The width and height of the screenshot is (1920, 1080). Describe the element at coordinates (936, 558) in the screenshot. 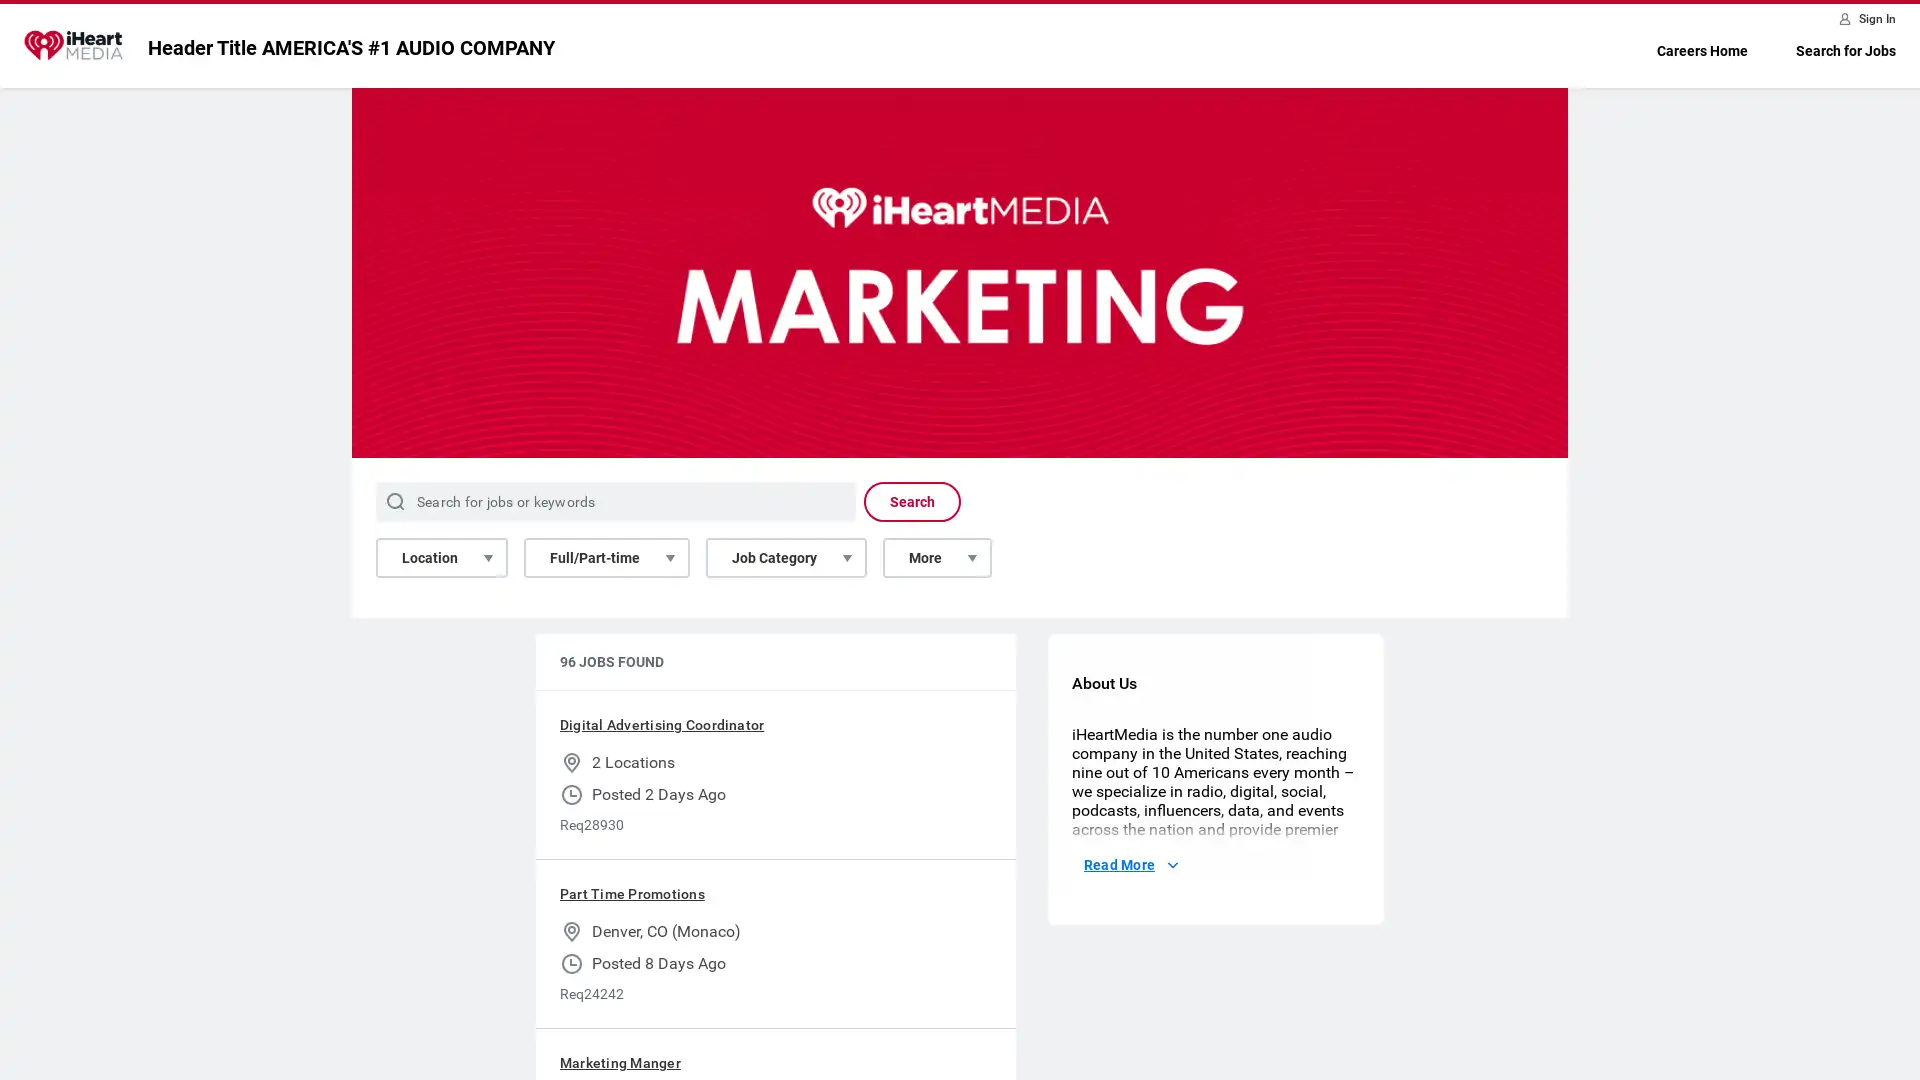

I see `More` at that location.